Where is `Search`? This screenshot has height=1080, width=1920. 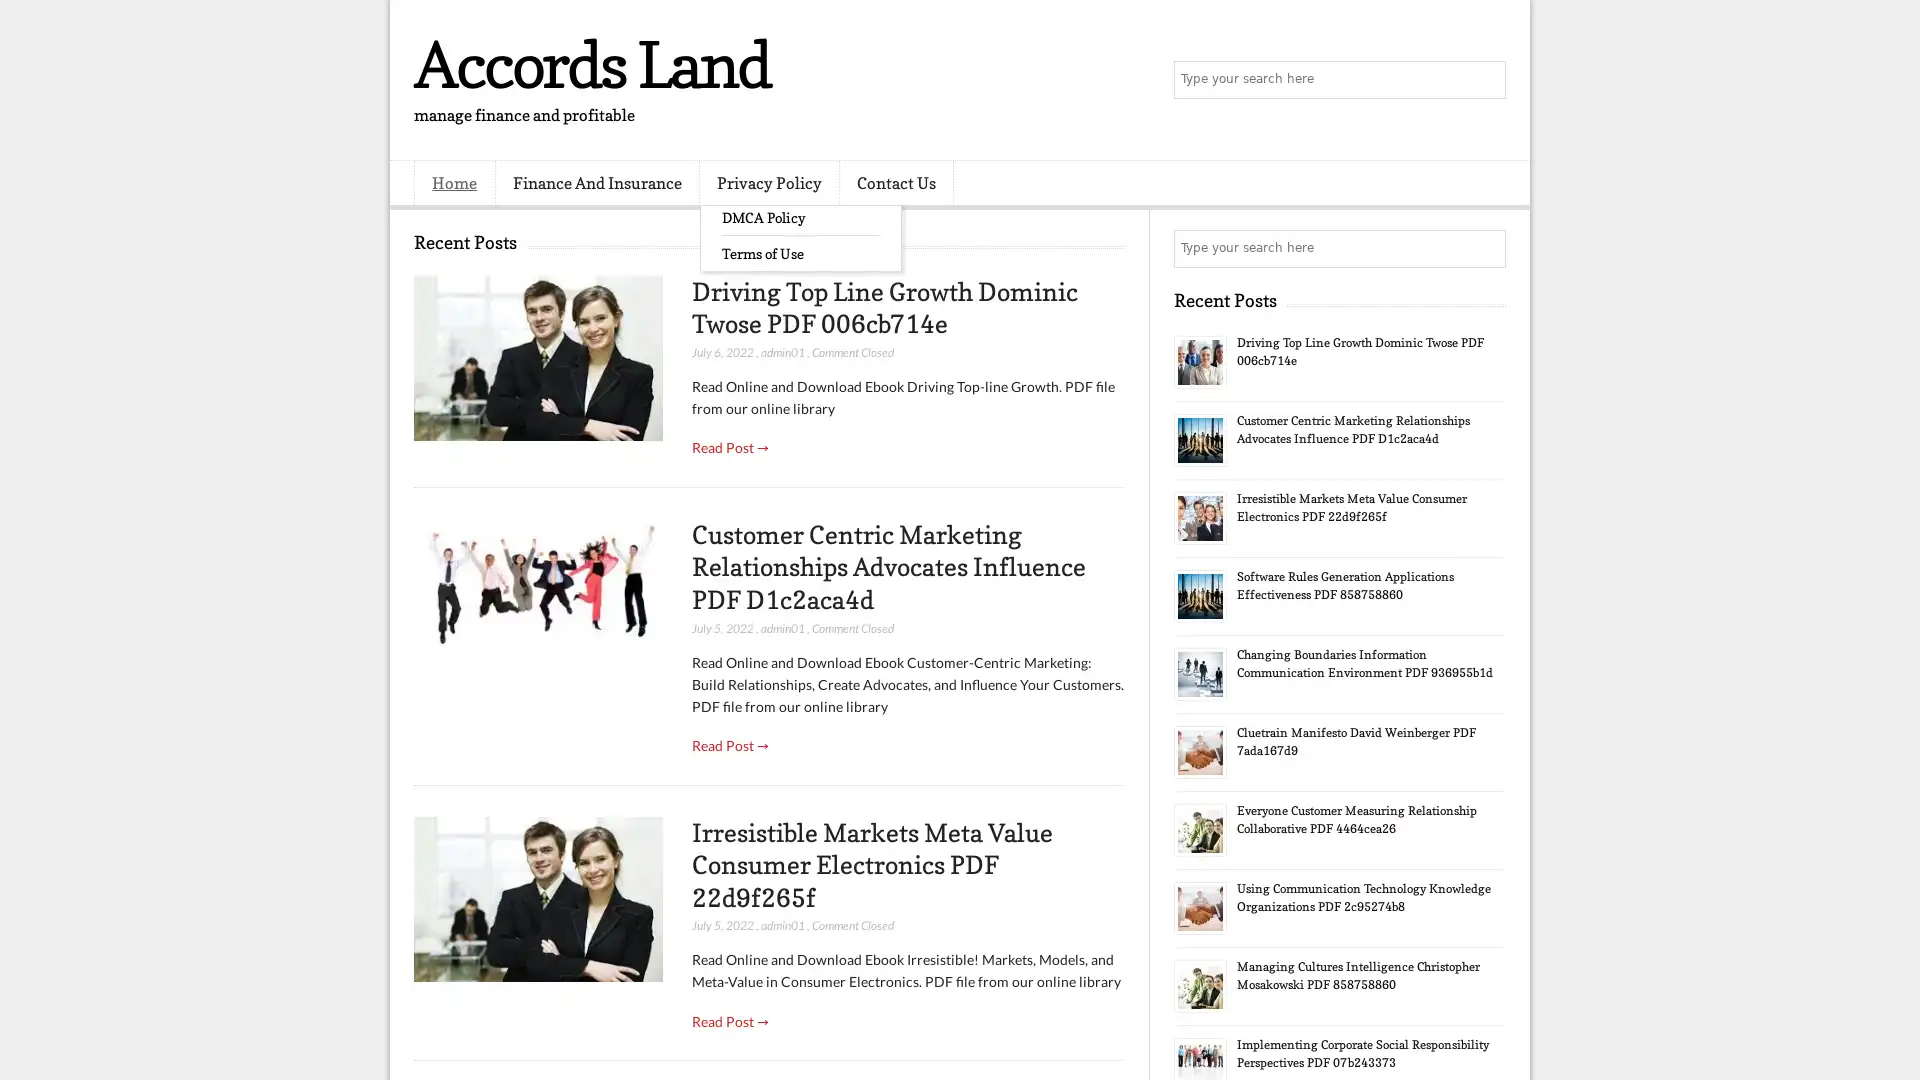 Search is located at coordinates (1485, 248).